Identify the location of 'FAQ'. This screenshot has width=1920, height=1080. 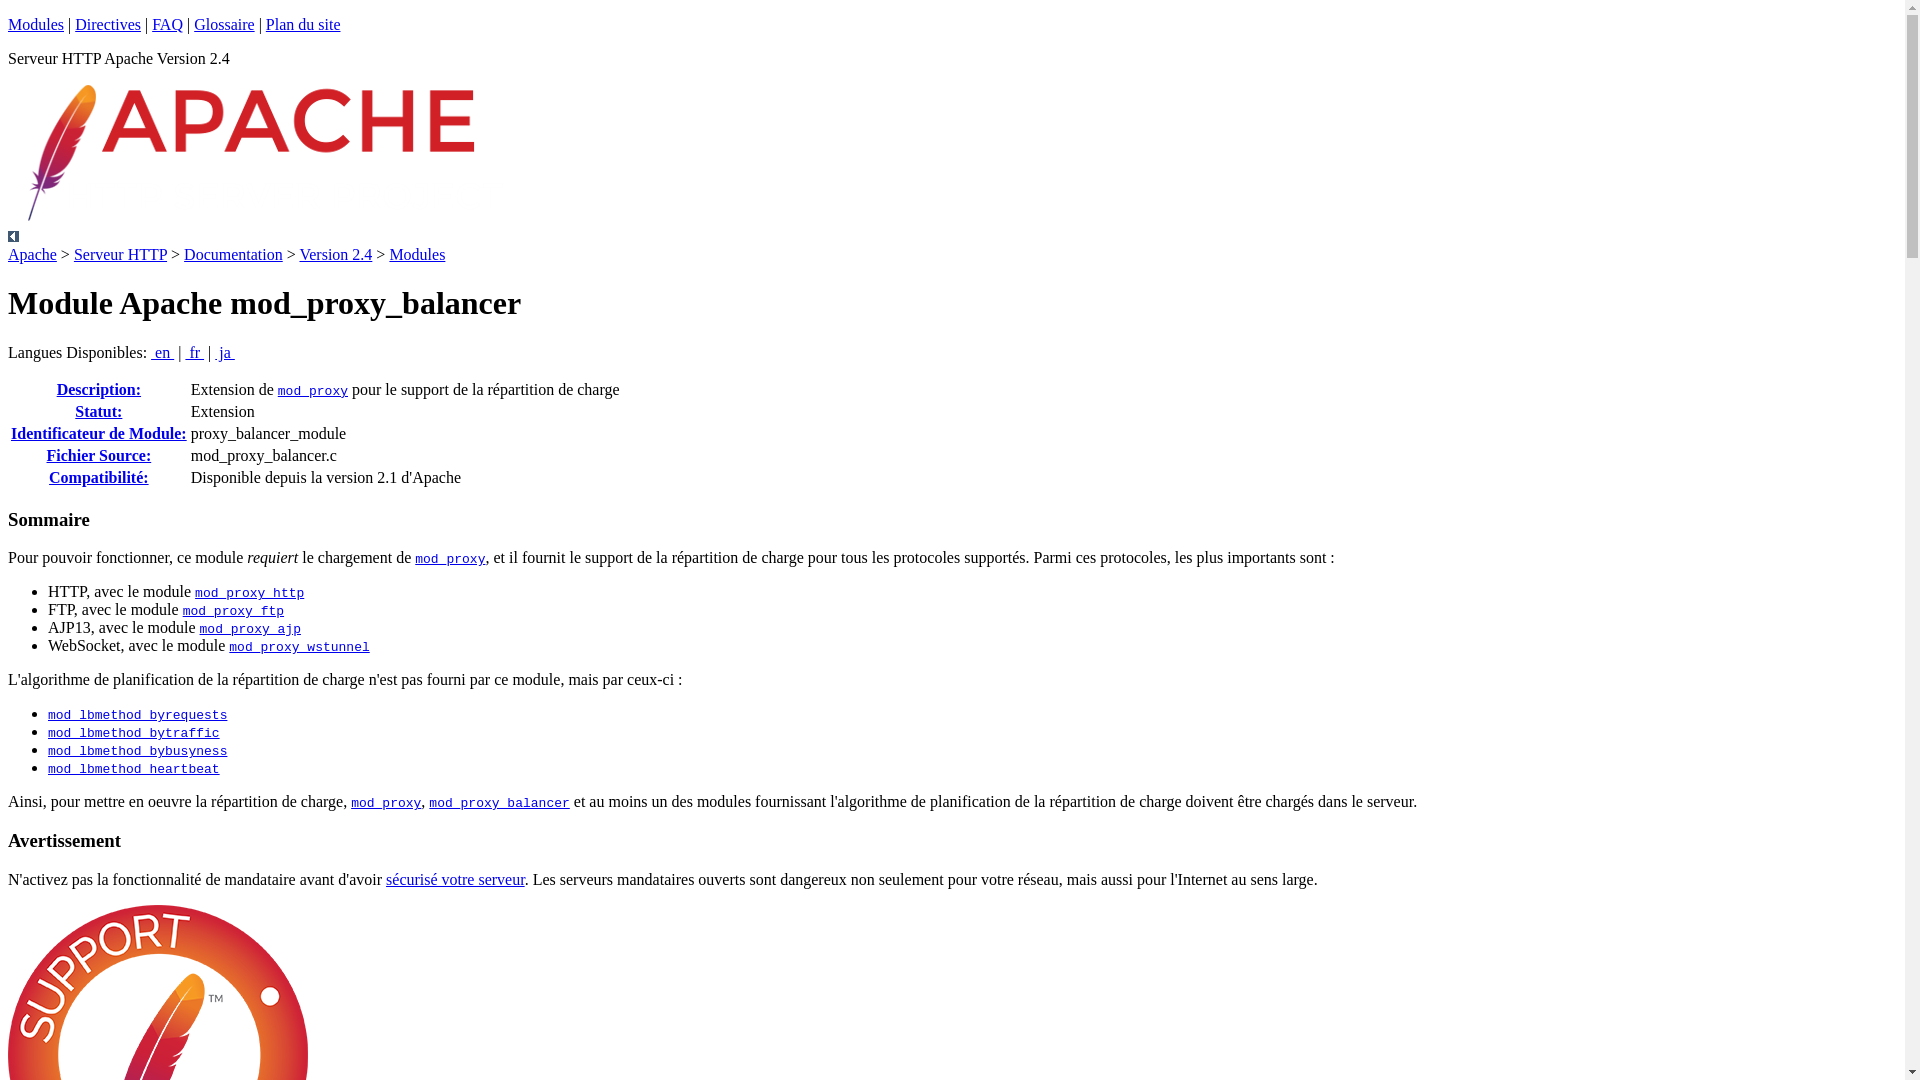
(167, 24).